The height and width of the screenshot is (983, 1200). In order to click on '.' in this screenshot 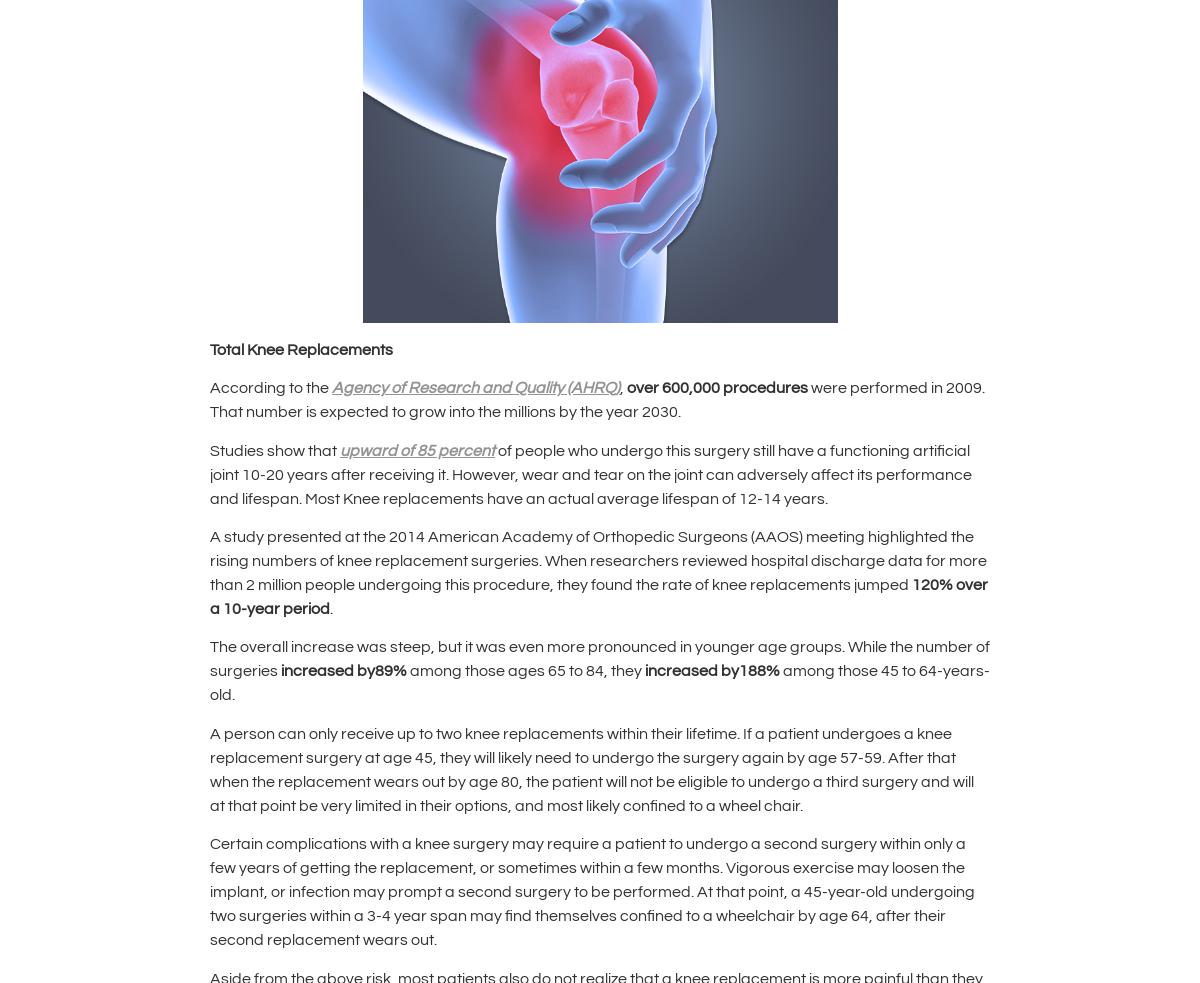, I will do `click(331, 607)`.